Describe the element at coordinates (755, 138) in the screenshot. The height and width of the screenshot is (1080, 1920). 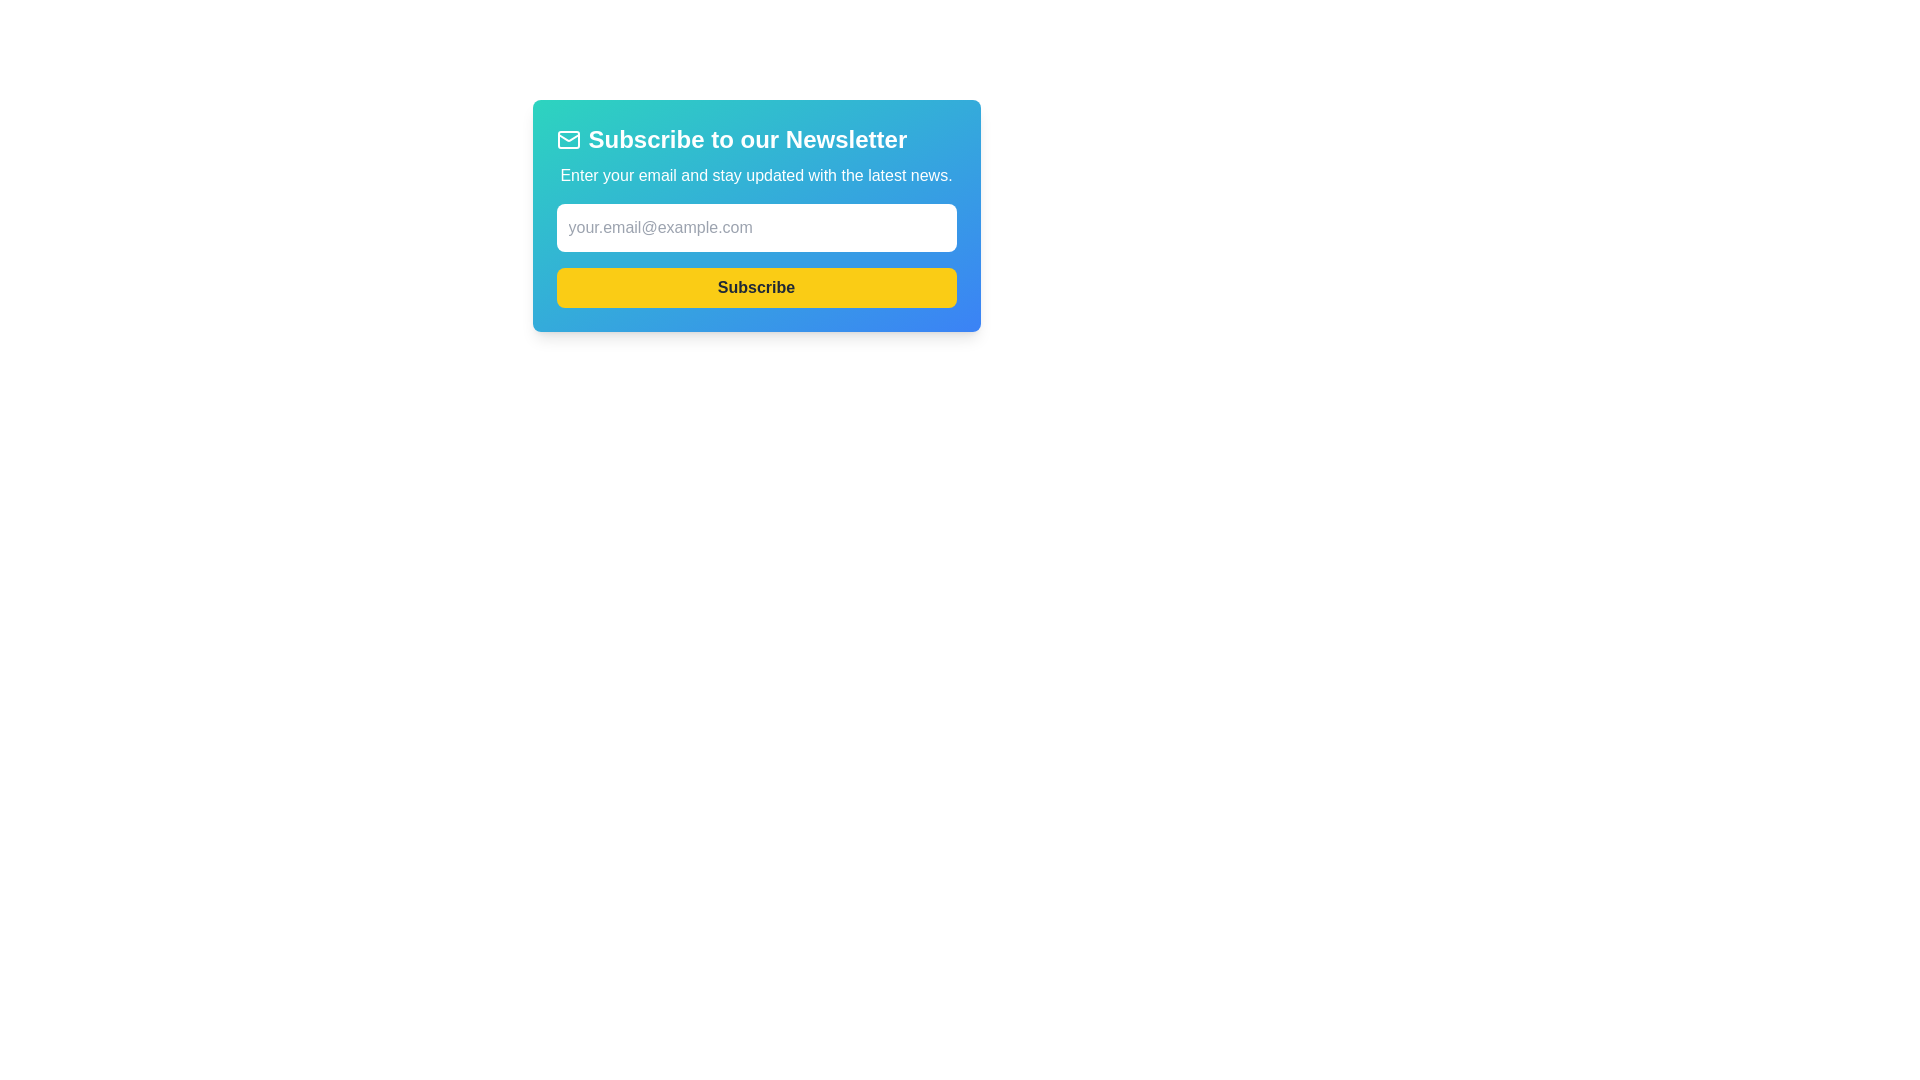
I see `the centered text label 'Subscribe to our Newsletter' with a bold, white font and a mail icon on its left, which is positioned on a gradient blue-to-teal background` at that location.